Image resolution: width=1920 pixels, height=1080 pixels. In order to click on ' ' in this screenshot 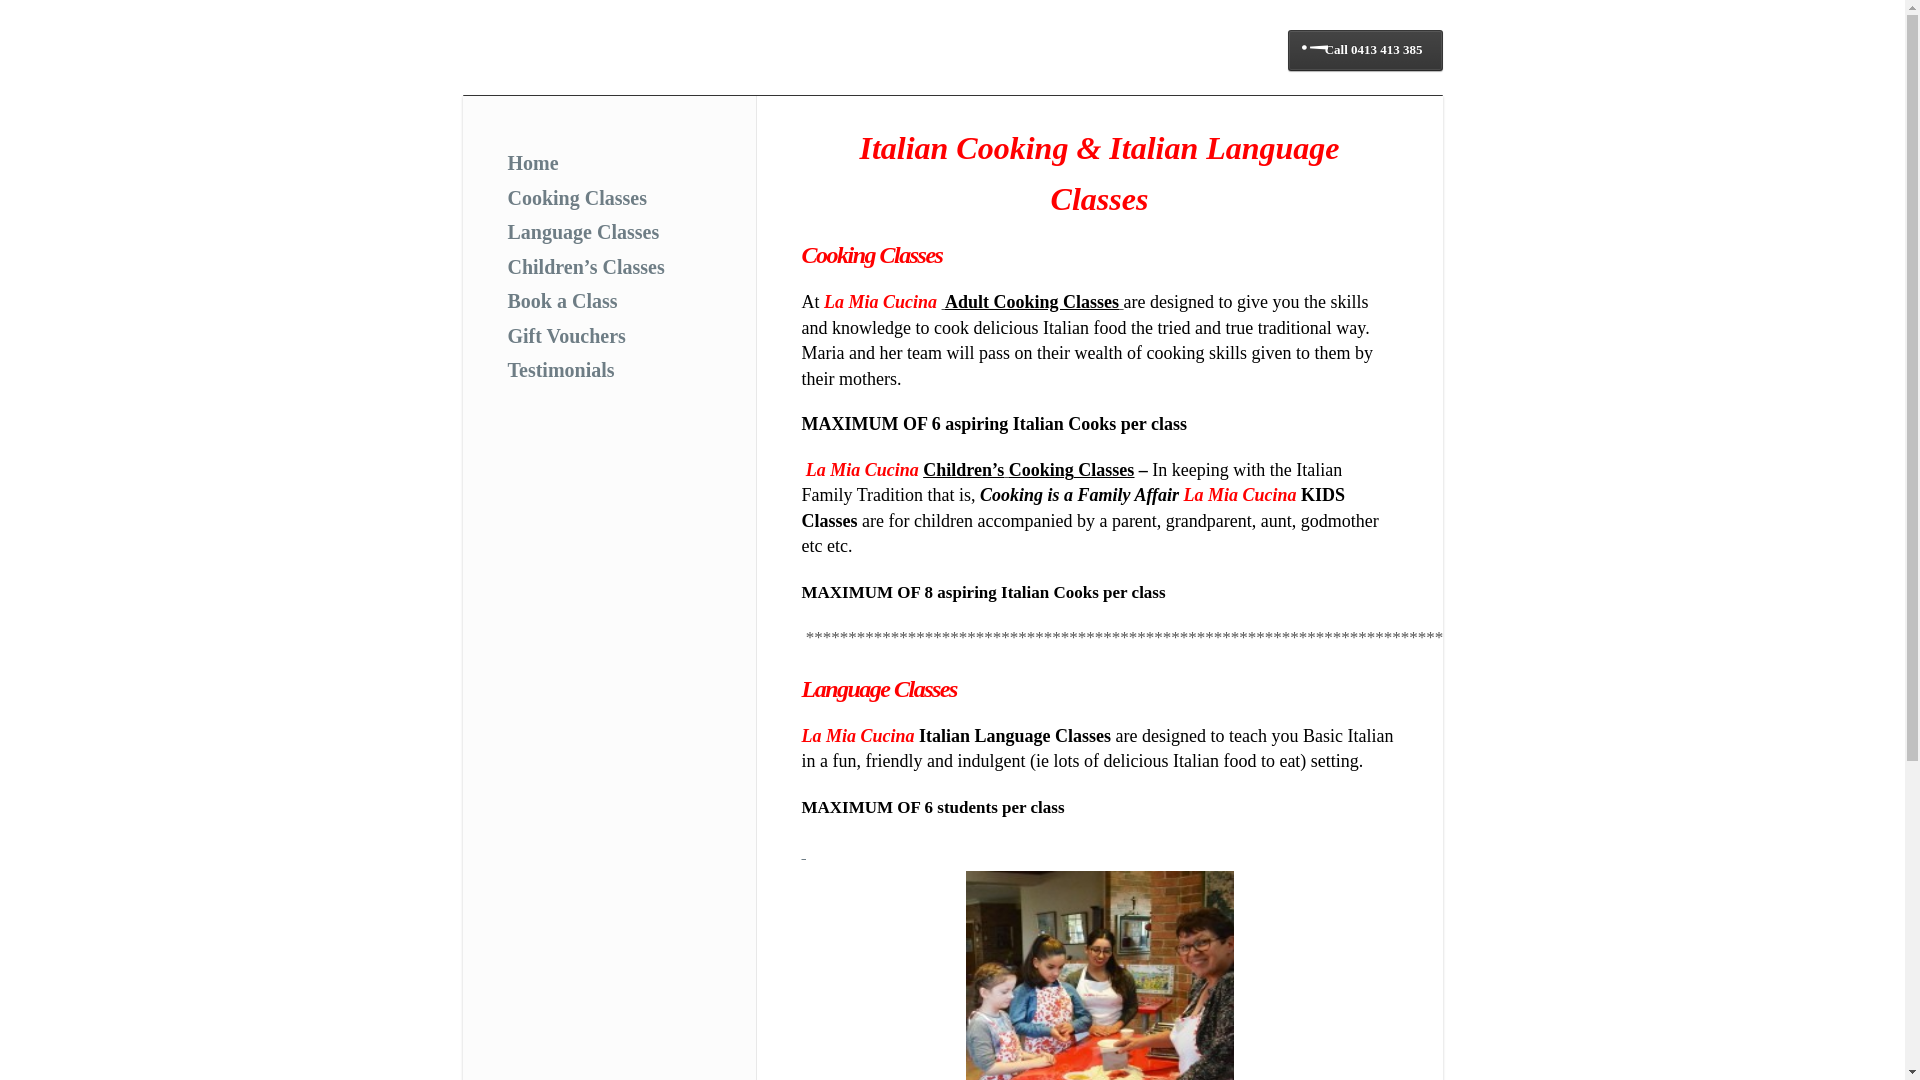, I will do `click(804, 852)`.